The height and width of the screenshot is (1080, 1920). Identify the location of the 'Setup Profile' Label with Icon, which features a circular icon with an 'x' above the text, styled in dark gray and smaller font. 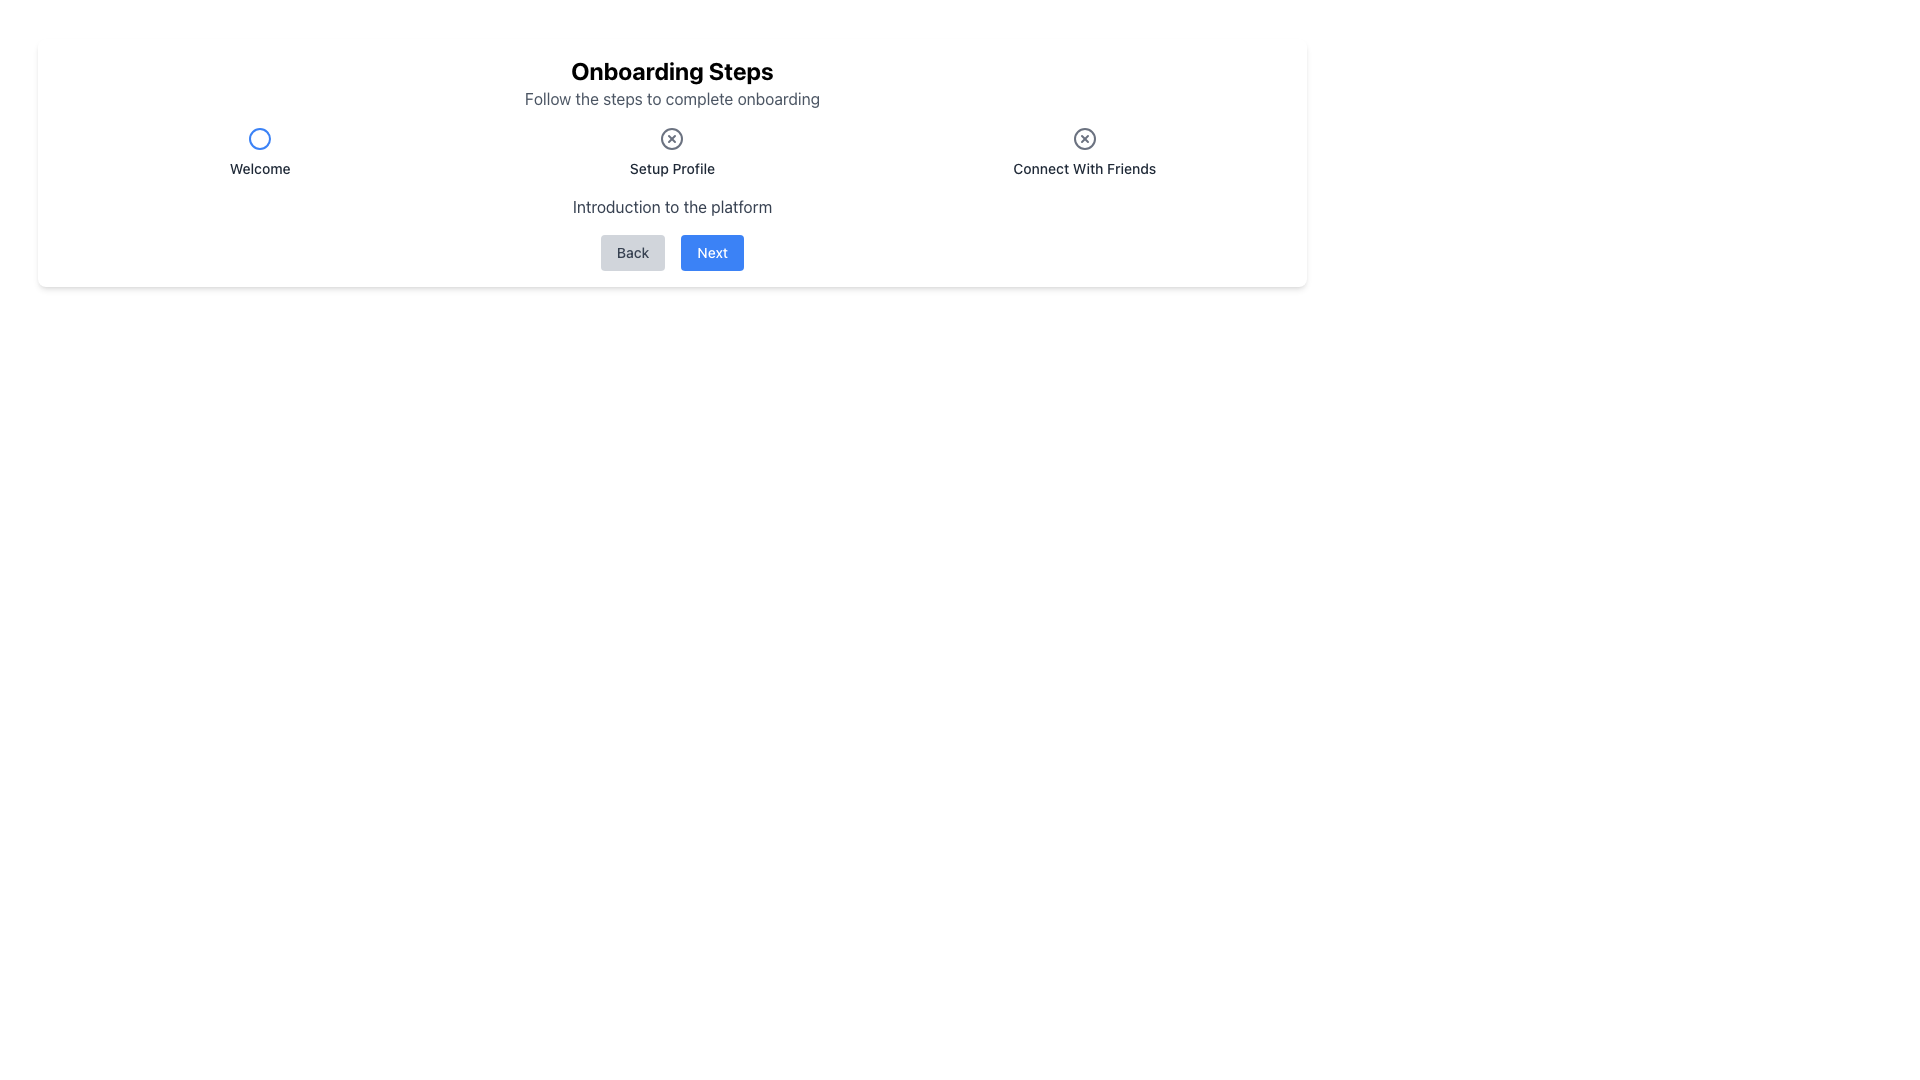
(672, 152).